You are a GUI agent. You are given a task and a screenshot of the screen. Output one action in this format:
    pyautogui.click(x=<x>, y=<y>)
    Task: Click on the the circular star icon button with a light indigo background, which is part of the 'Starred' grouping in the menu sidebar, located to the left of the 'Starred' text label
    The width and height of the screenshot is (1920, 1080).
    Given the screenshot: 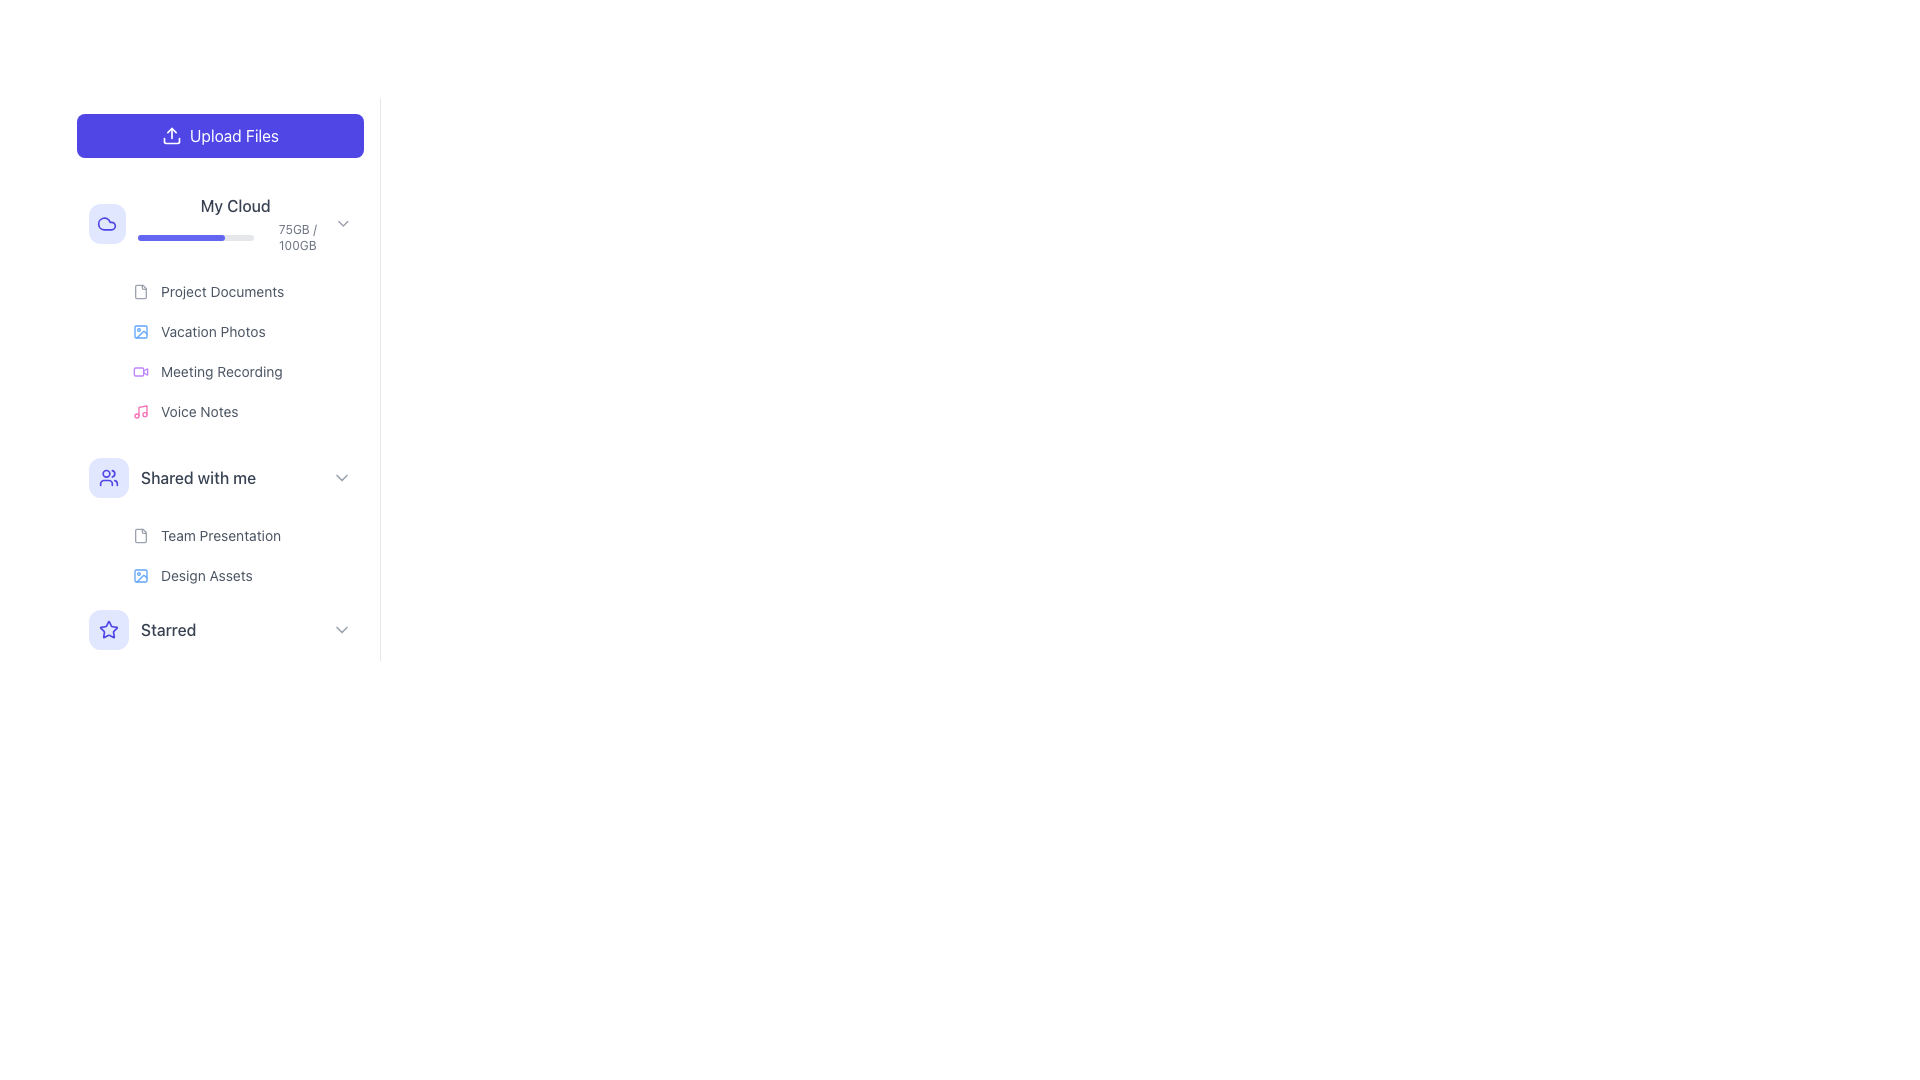 What is the action you would take?
    pyautogui.click(x=108, y=628)
    